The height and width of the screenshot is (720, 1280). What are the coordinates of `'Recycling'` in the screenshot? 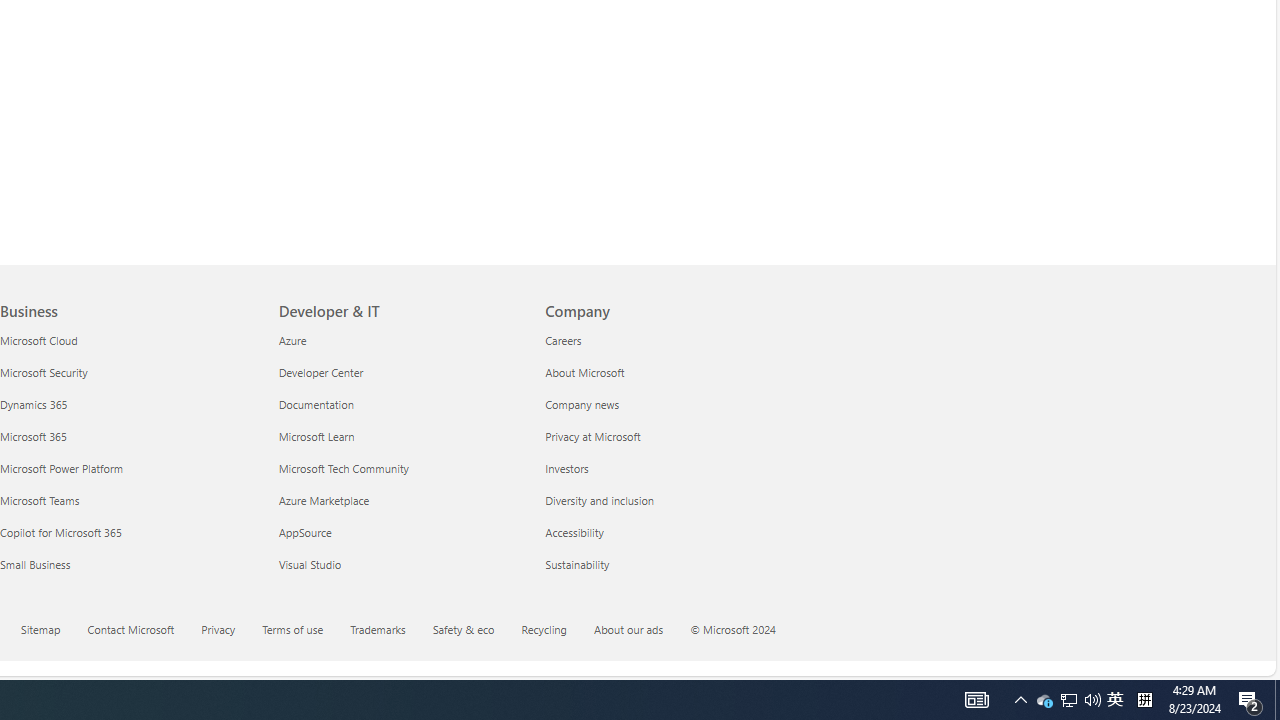 It's located at (556, 631).